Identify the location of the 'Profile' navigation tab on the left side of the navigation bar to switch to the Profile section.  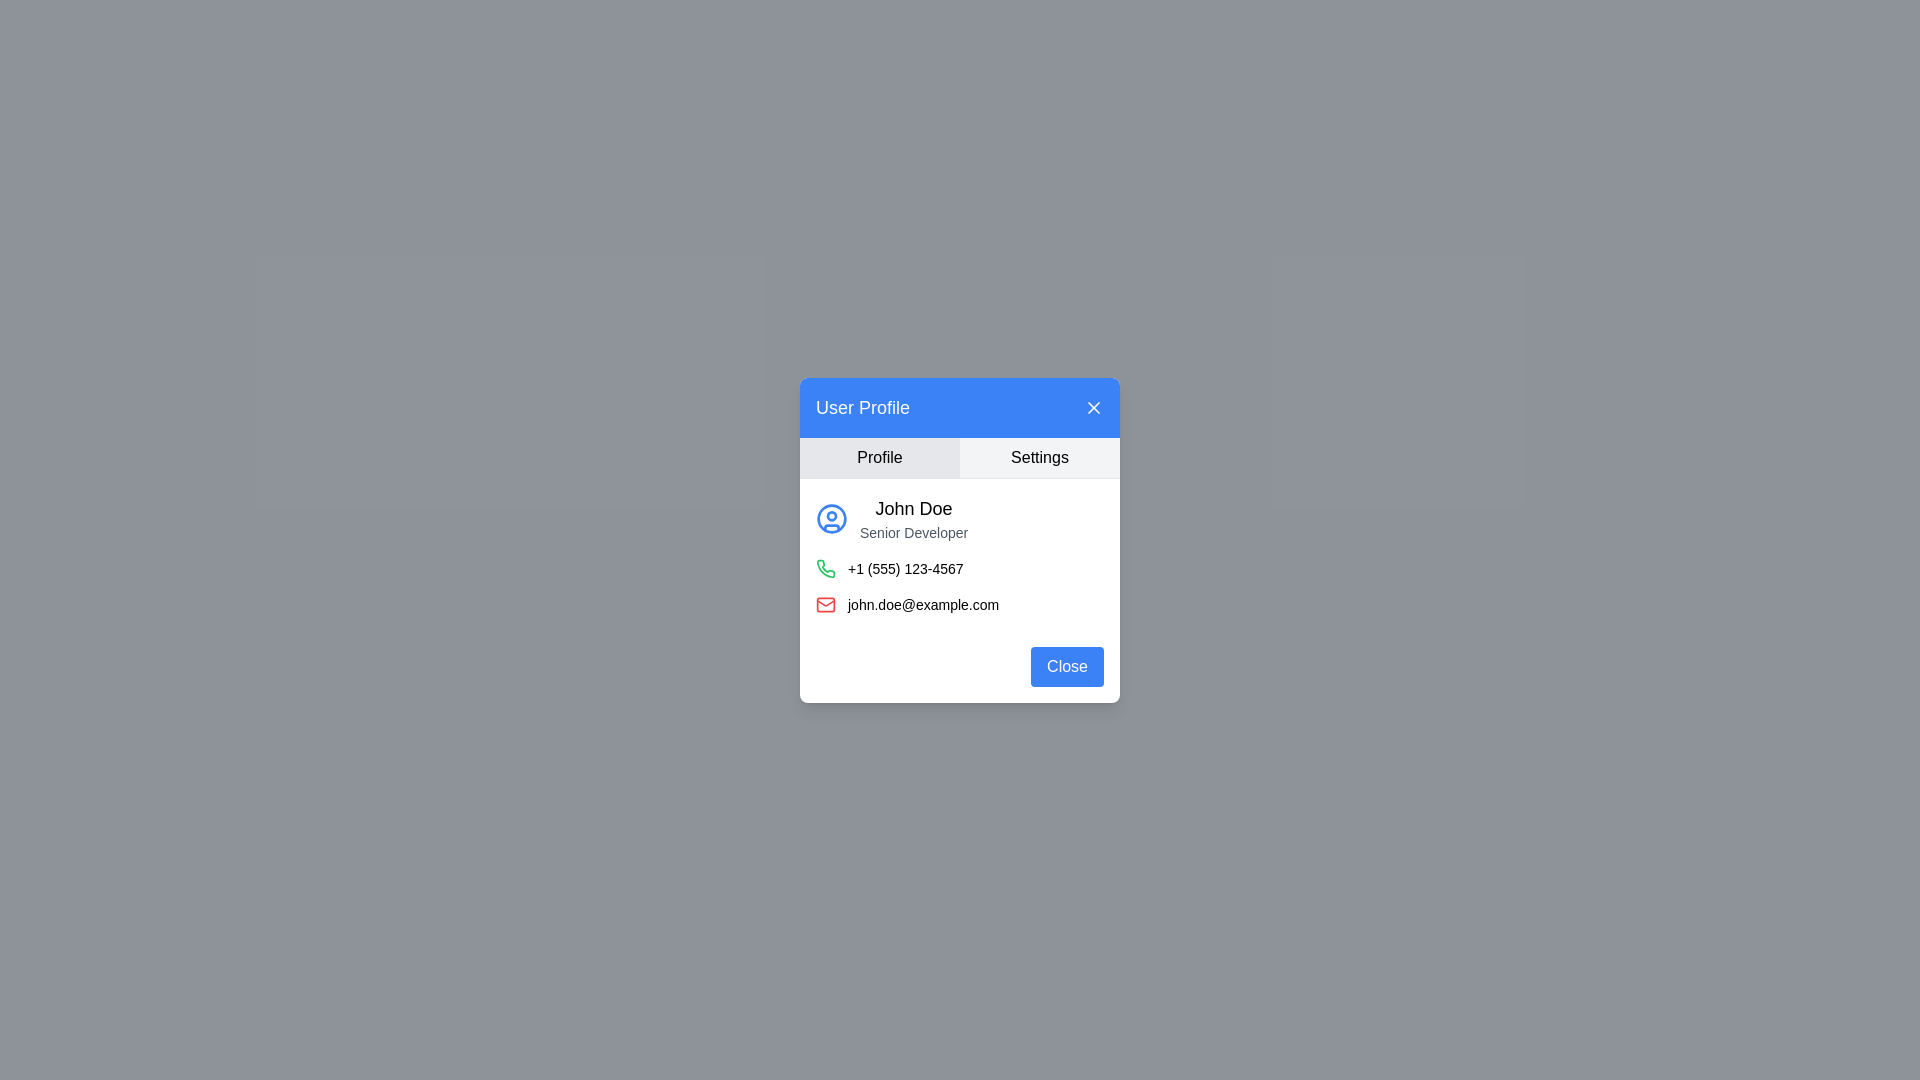
(879, 457).